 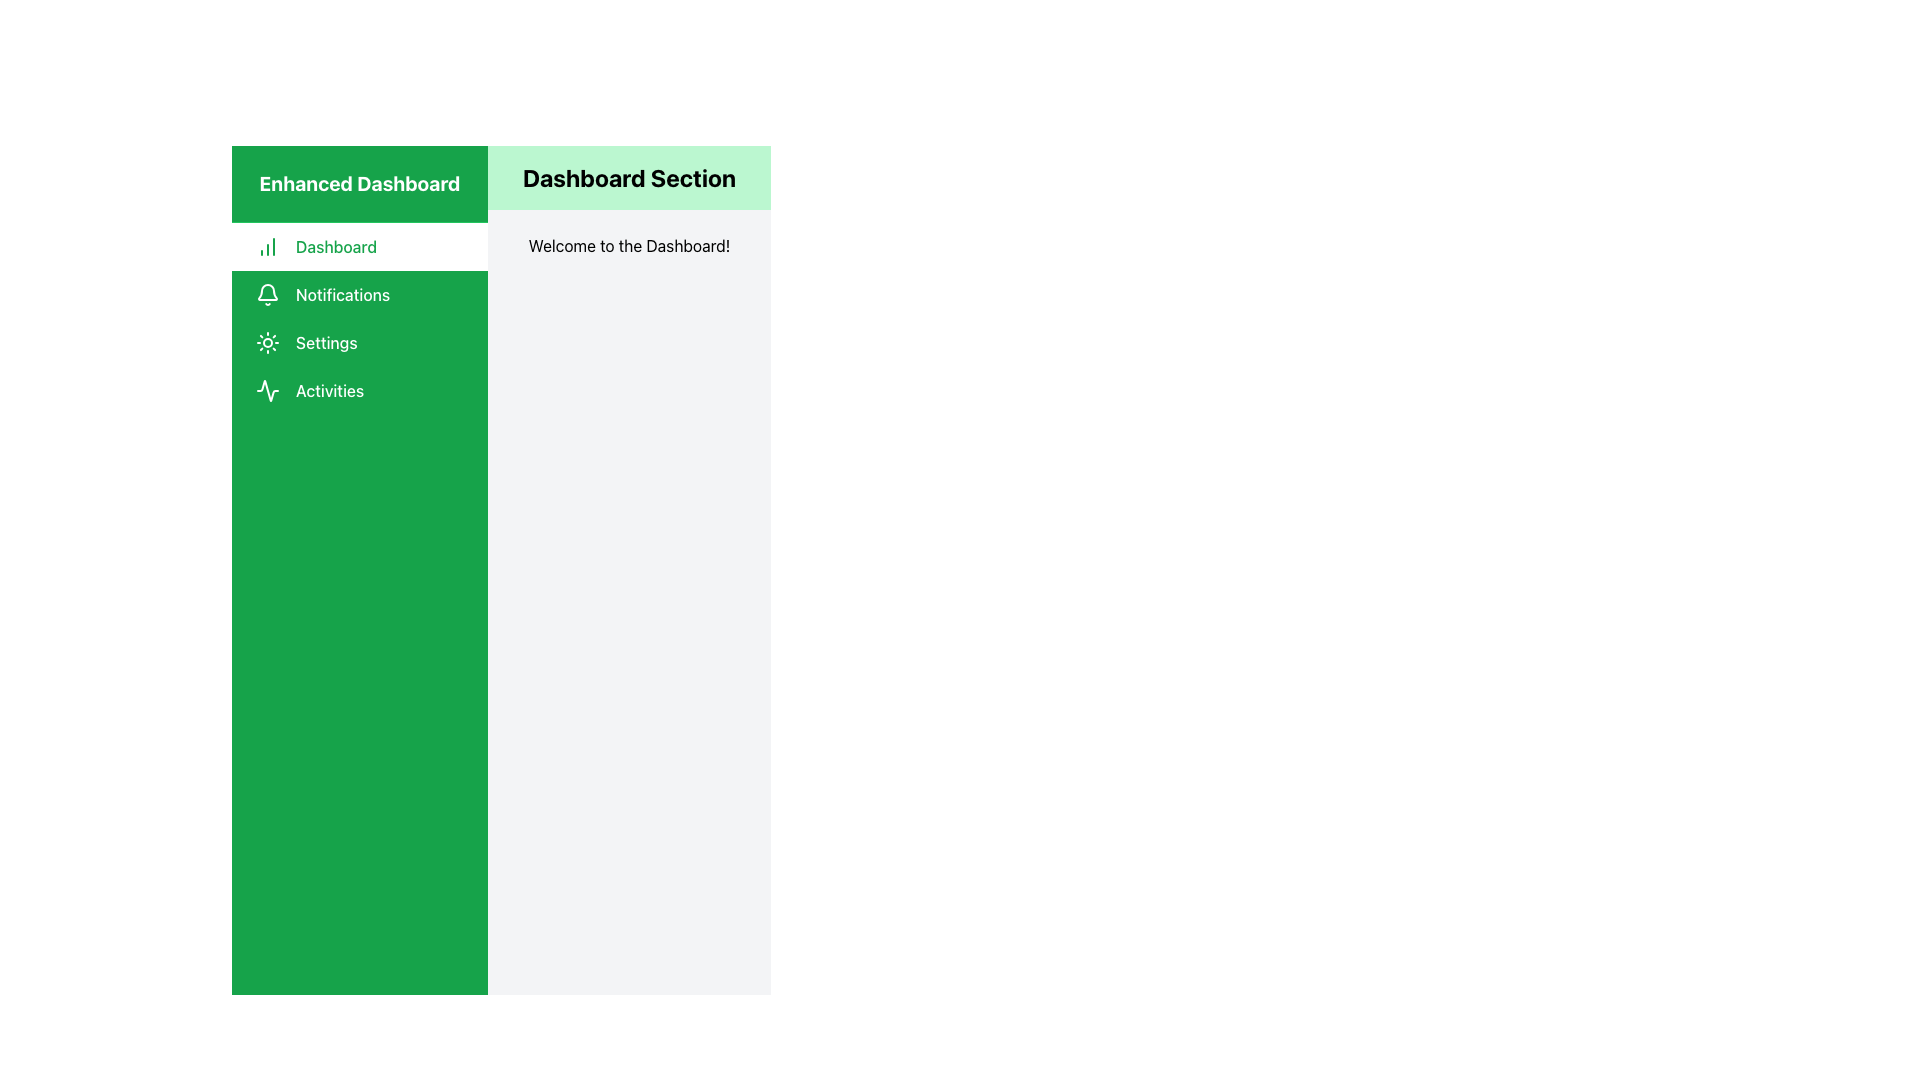 I want to click on the small green and white waveform icon in the vertical navigation bar, so click(x=267, y=390).